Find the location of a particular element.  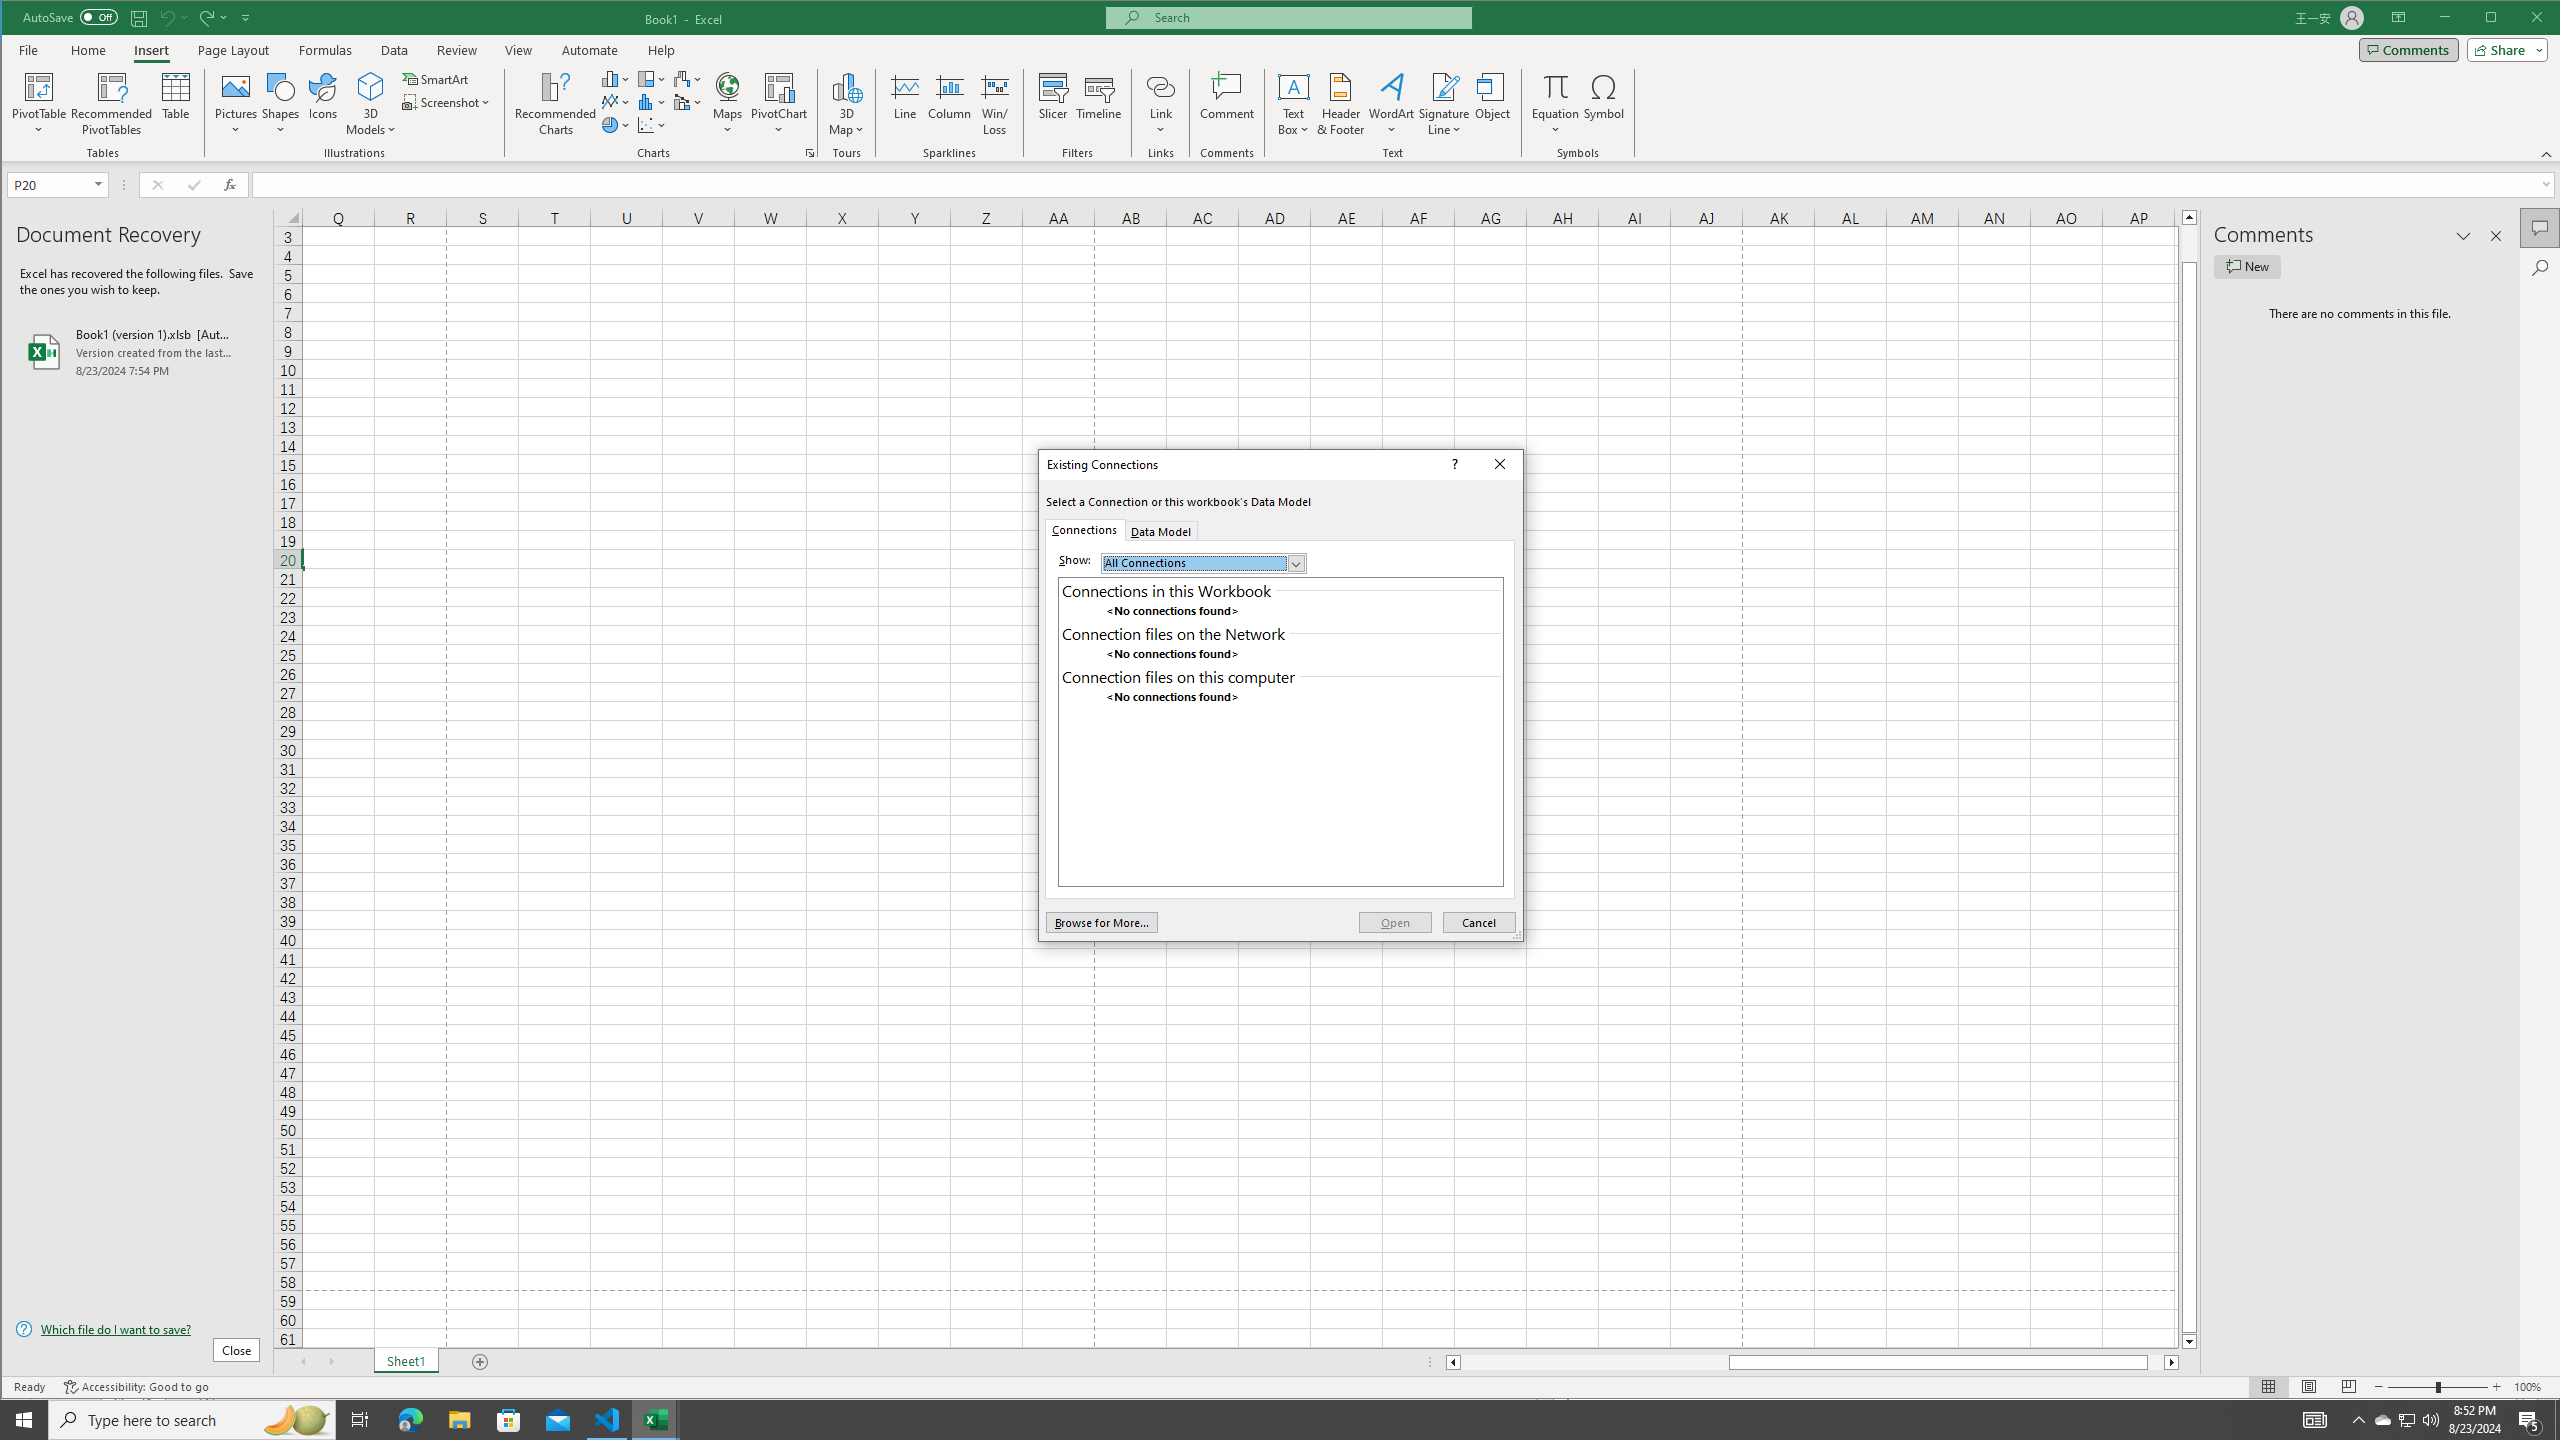

'Data' is located at coordinates (395, 49).